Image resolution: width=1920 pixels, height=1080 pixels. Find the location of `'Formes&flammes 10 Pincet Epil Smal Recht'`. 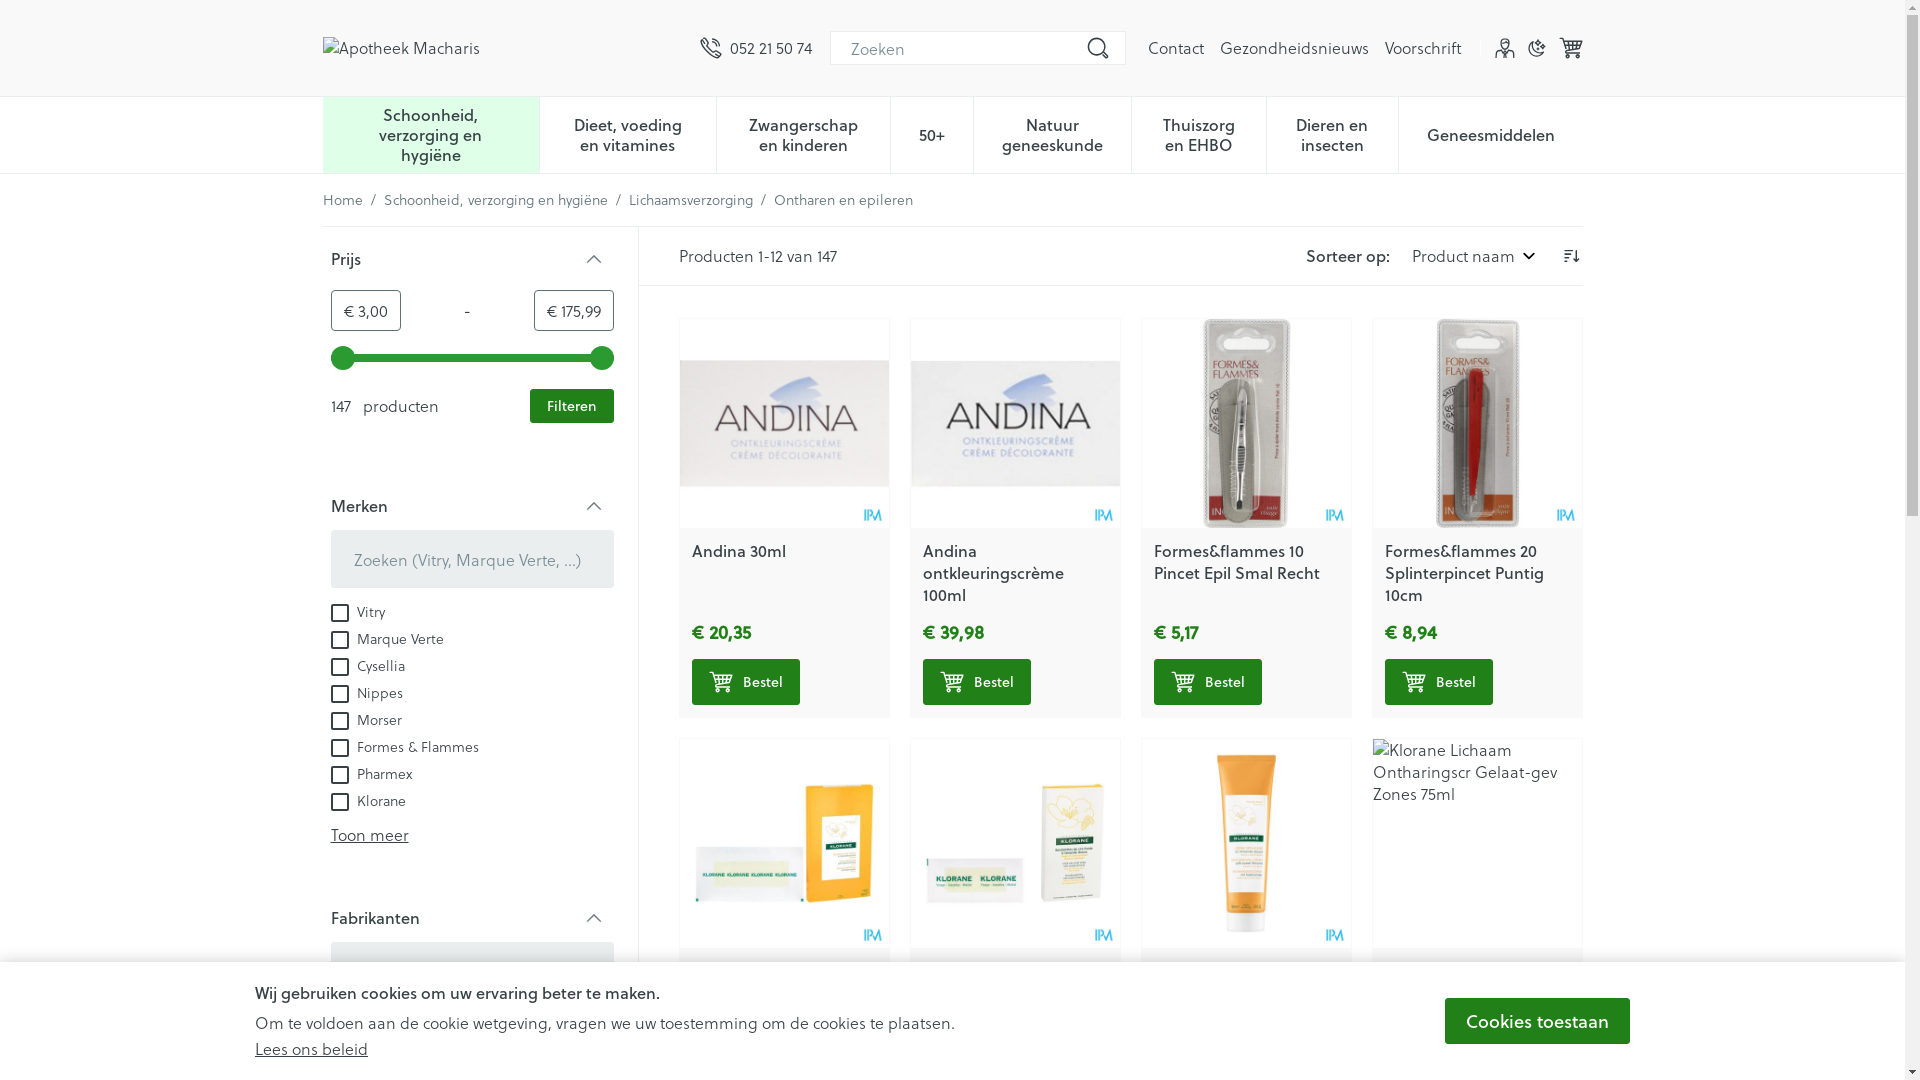

'Formes&flammes 10 Pincet Epil Smal Recht' is located at coordinates (1236, 561).